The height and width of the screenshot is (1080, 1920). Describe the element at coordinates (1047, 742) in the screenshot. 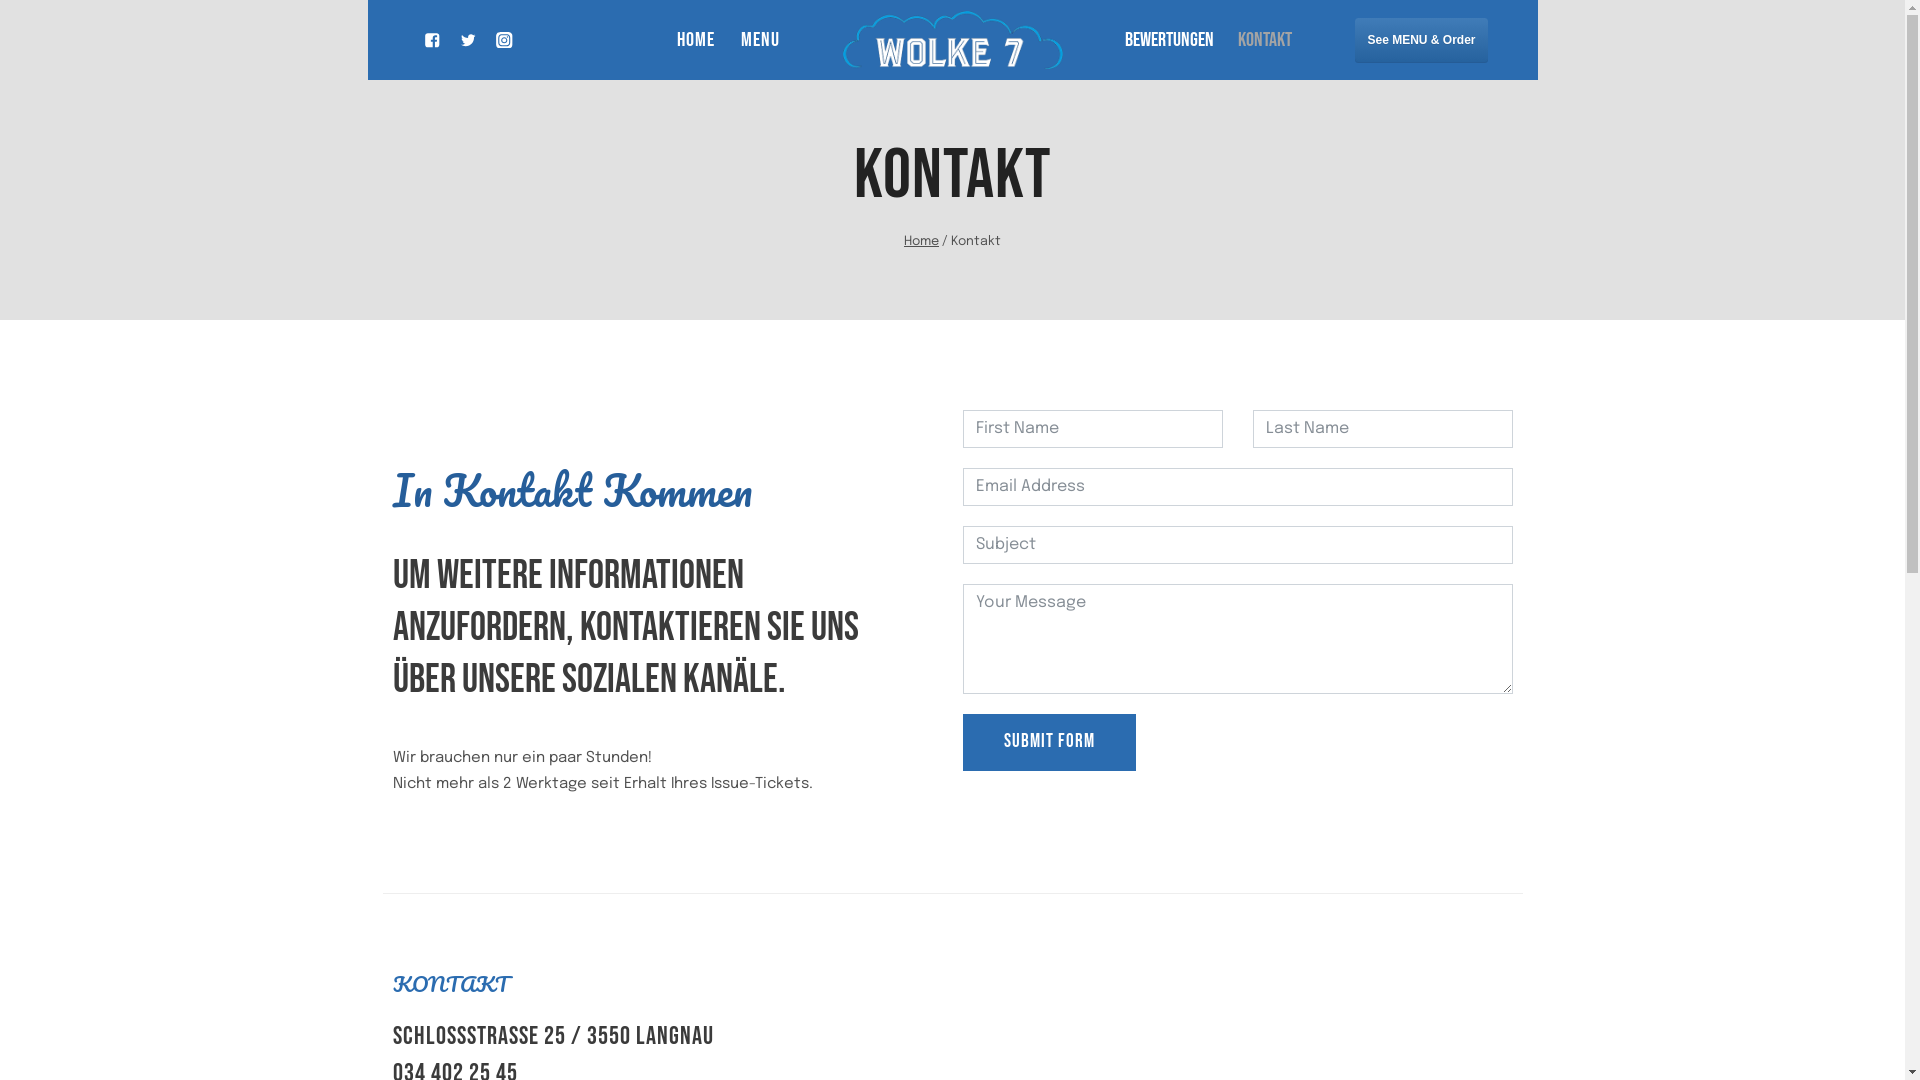

I see `'SUBMIT FORM'` at that location.